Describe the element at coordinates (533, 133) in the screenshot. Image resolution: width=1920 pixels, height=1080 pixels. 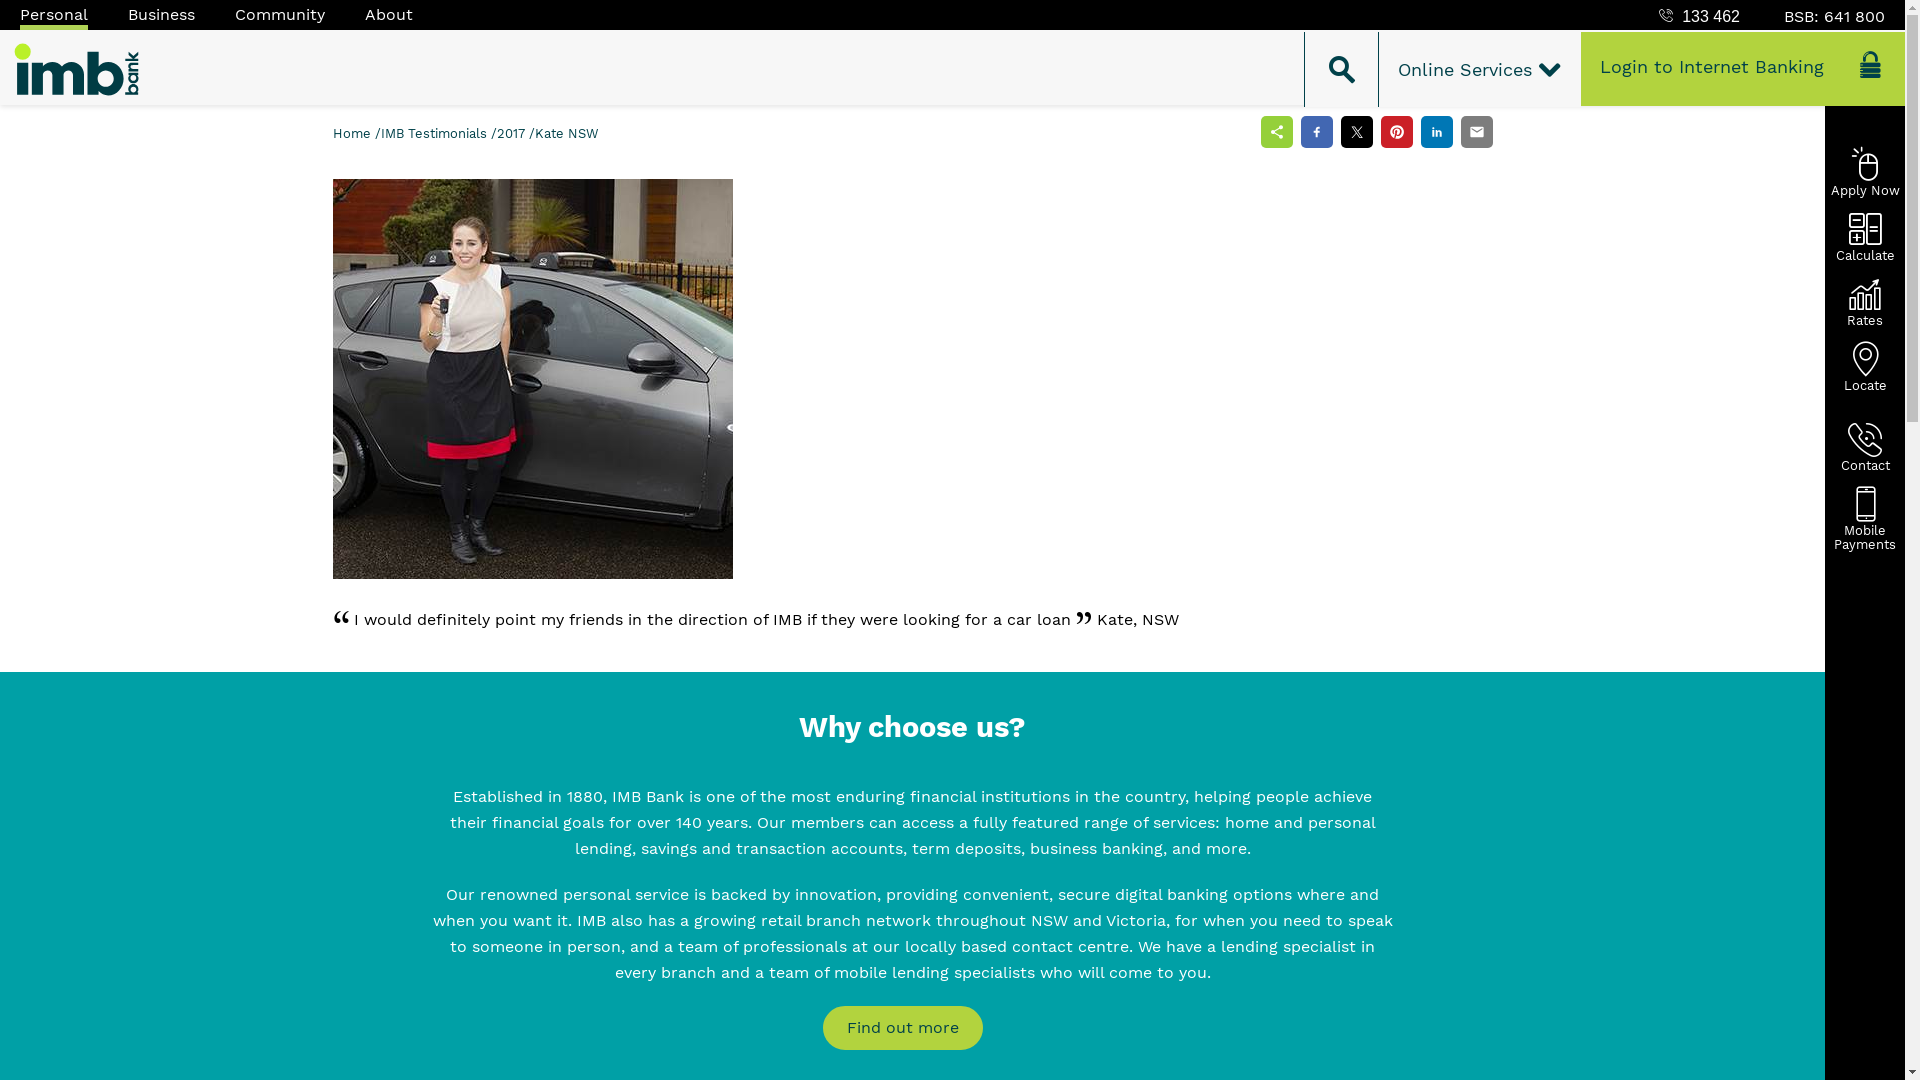
I see `'Kate NSW'` at that location.